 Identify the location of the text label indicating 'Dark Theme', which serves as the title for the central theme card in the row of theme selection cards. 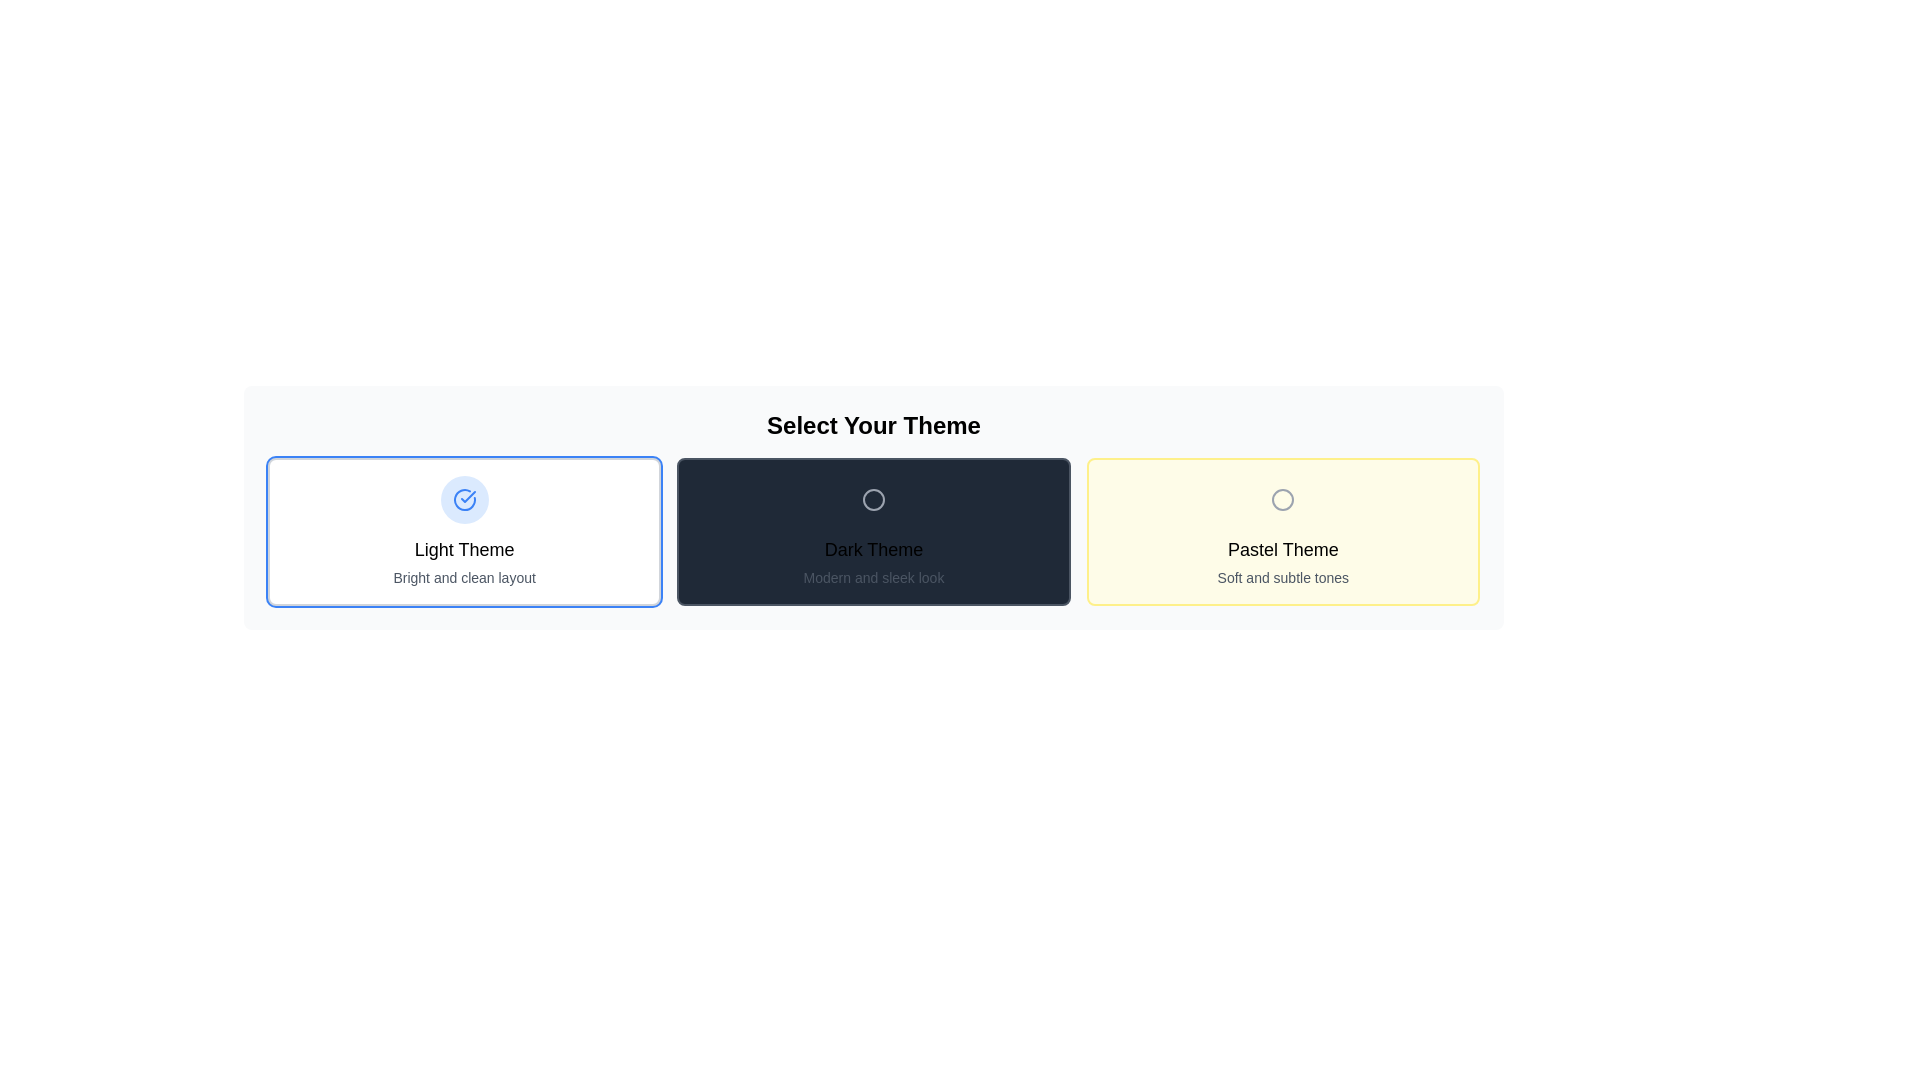
(873, 550).